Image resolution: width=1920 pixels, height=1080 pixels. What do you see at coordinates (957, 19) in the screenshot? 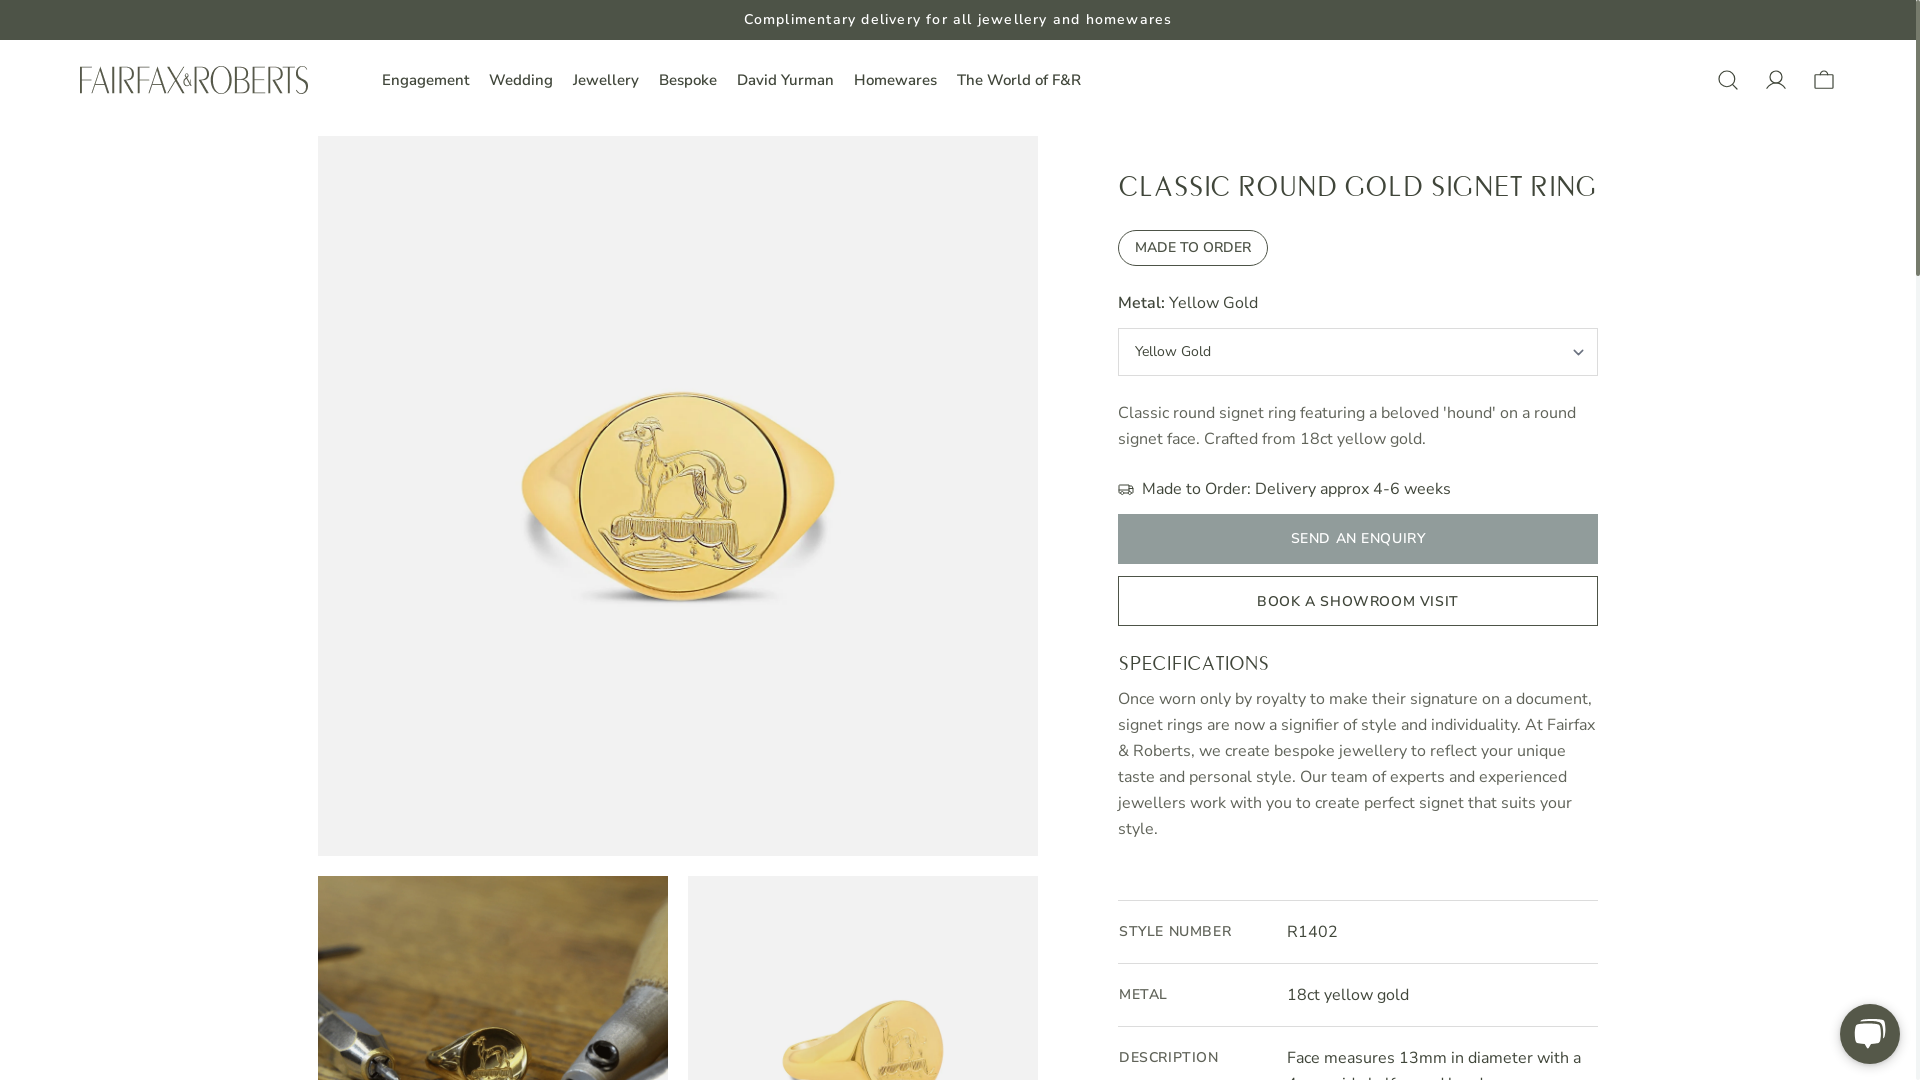
I see `'Complimentary delivery for all jewellery and homewares'` at bounding box center [957, 19].